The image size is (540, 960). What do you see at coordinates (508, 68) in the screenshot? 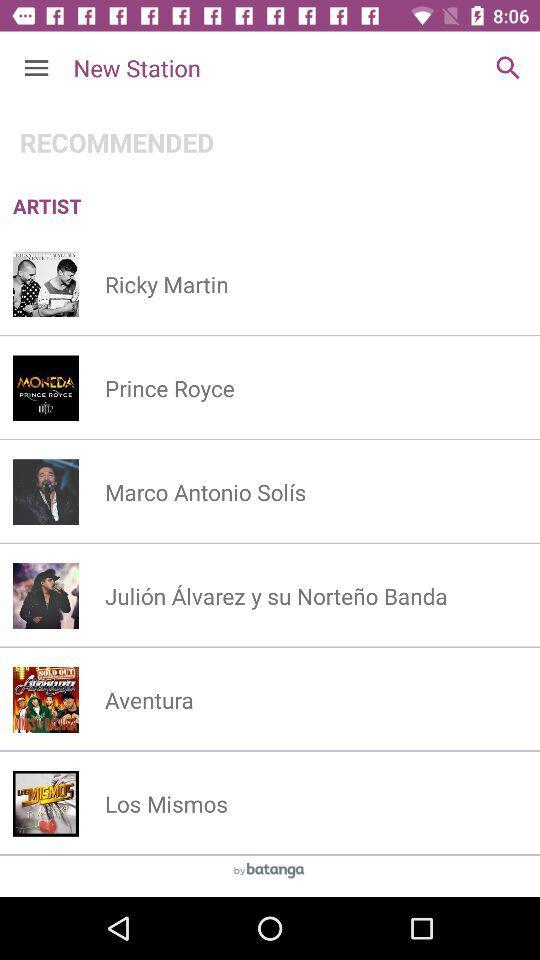
I see `icon next to the new station` at bounding box center [508, 68].